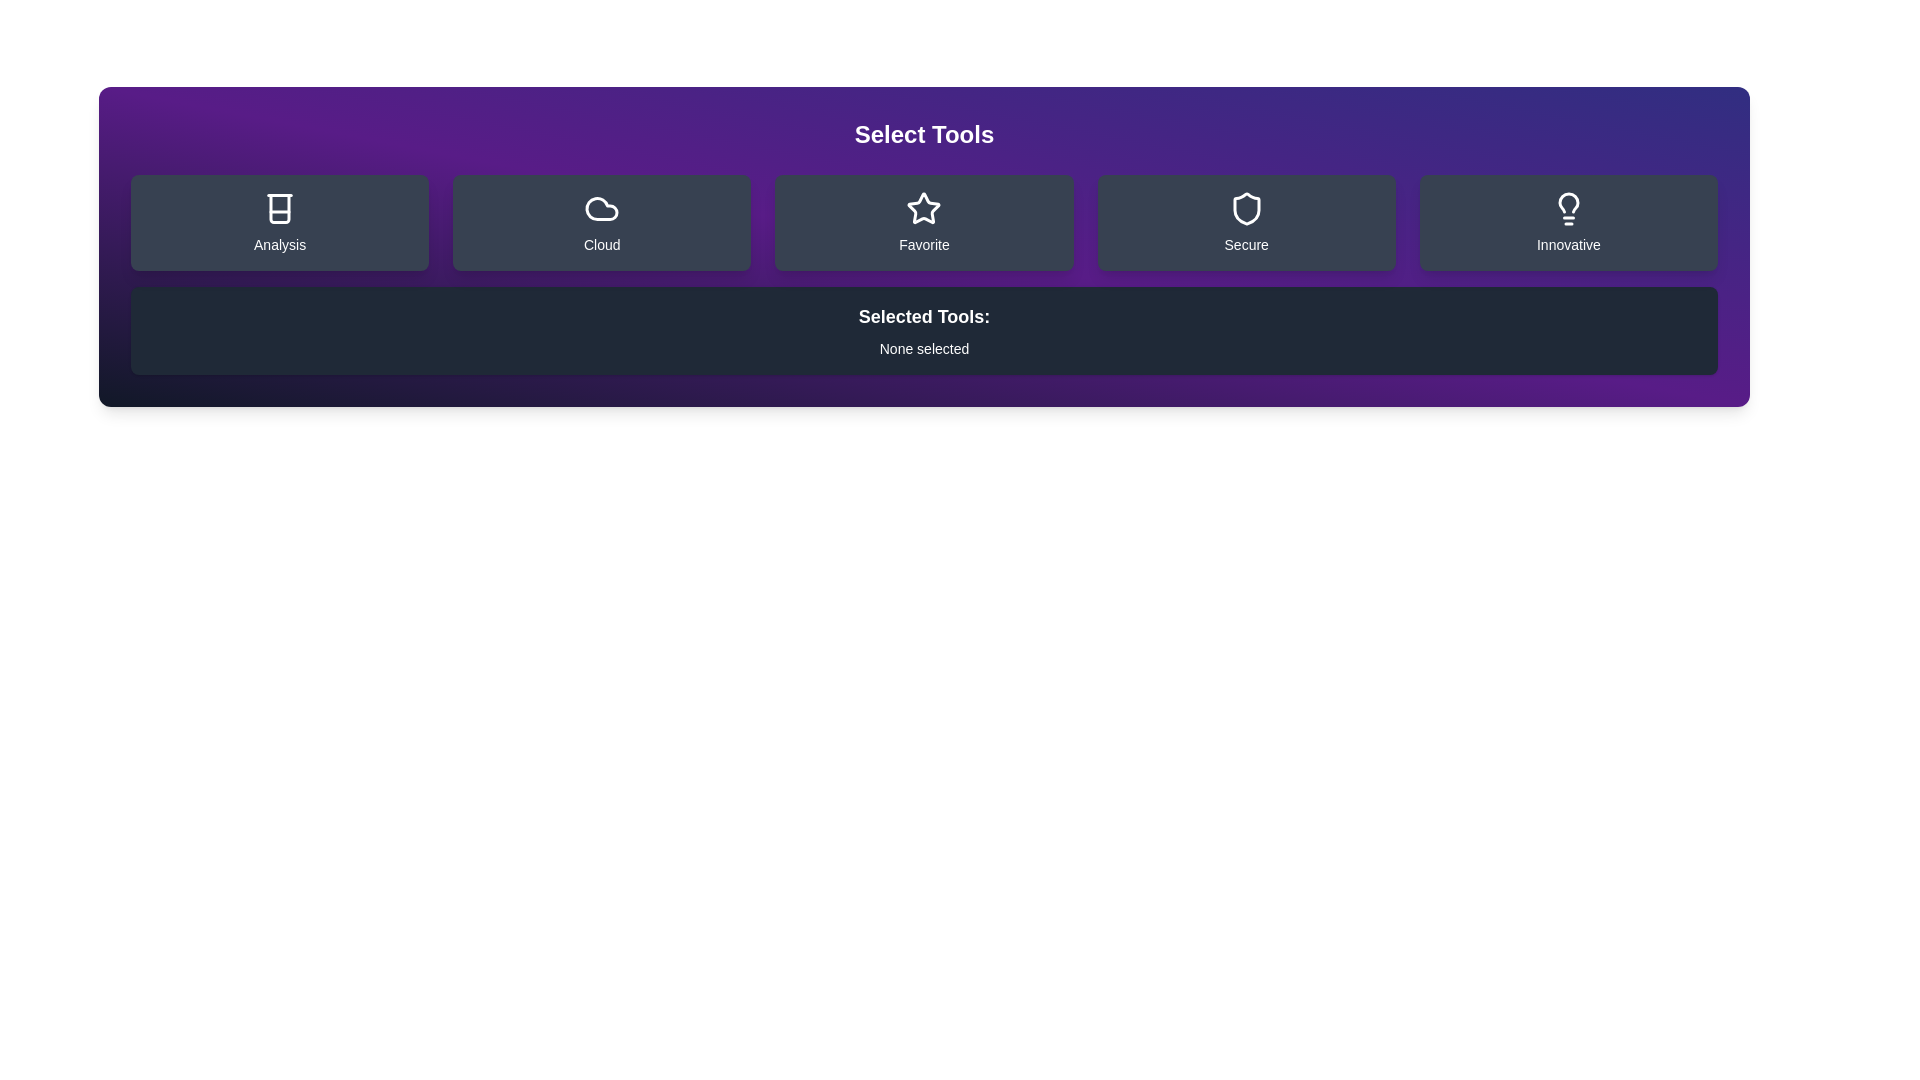 This screenshot has height=1080, width=1920. Describe the element at coordinates (1567, 203) in the screenshot. I see `the graphical icon resembling a lightbulb located in the 'Innovative' tile, which is part of an interactive selection interface` at that location.